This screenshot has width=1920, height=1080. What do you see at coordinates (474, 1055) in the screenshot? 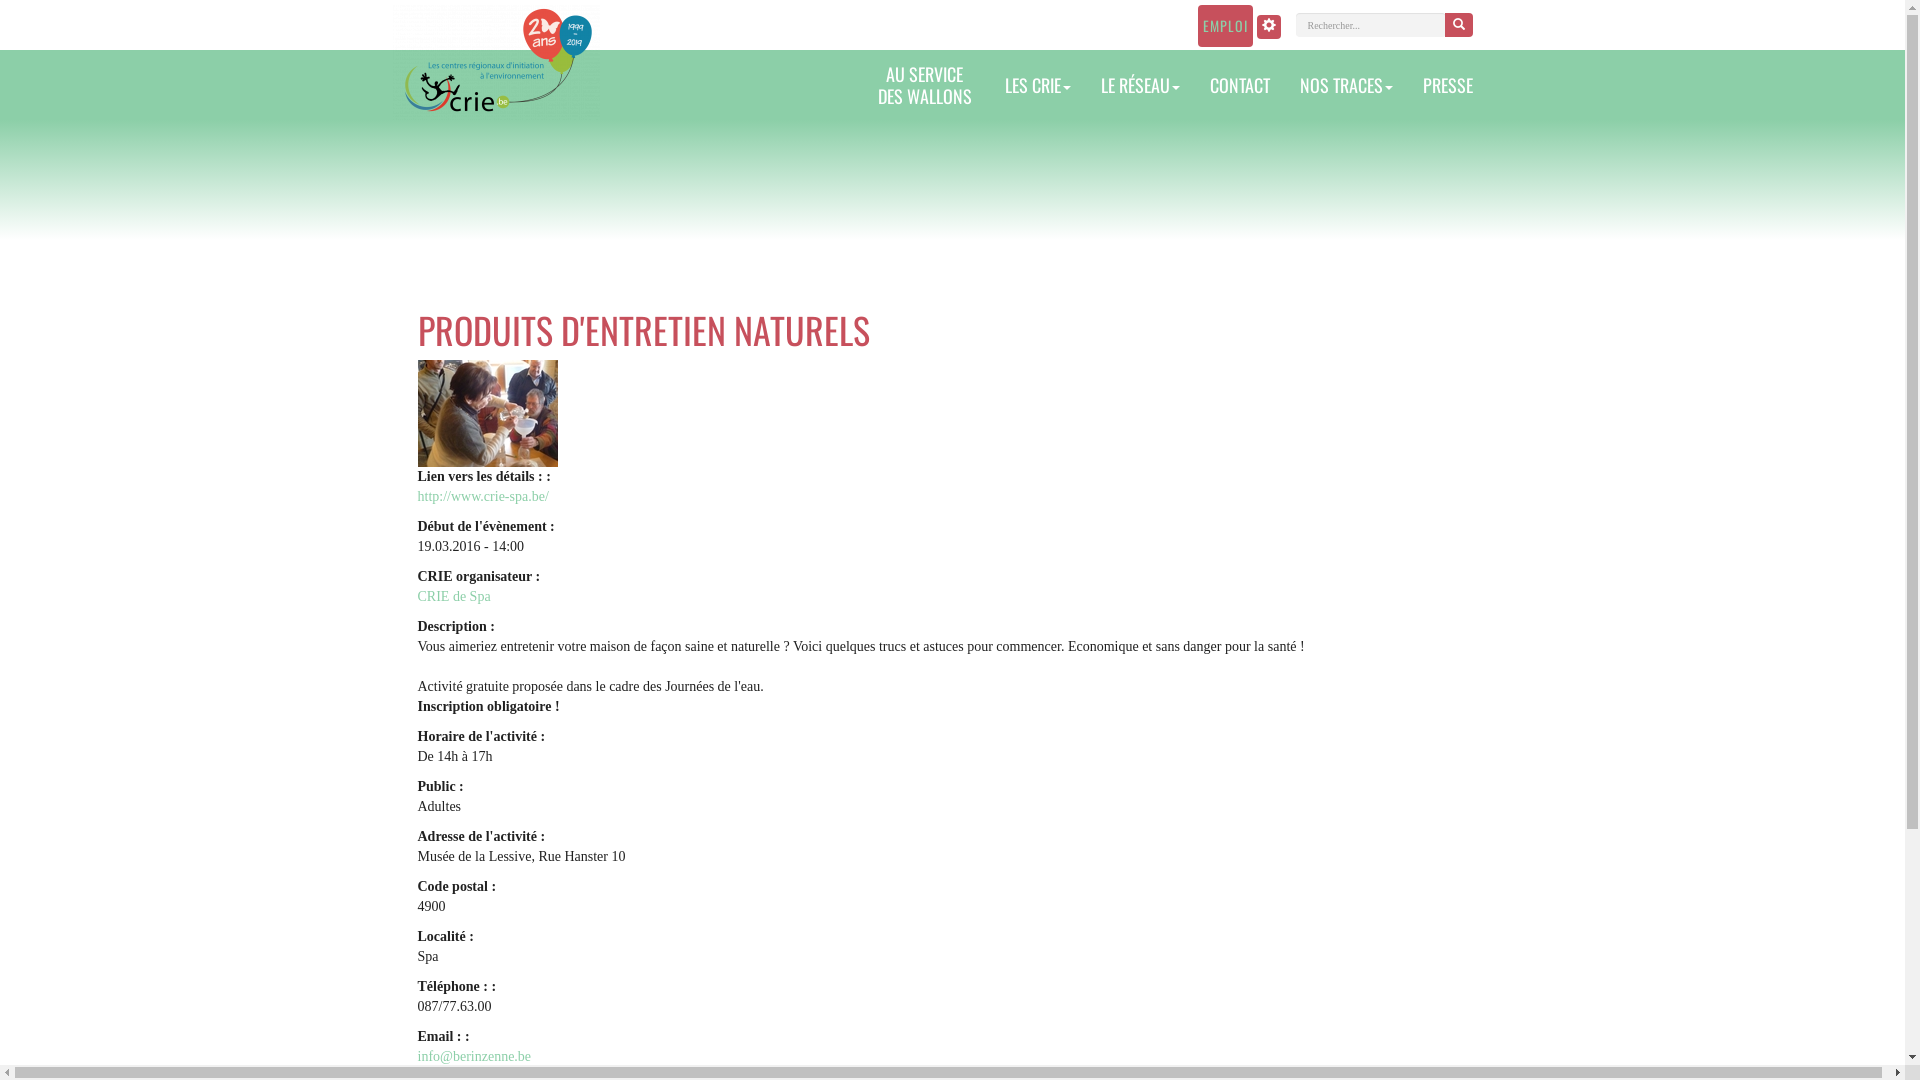
I see `'info@berinzenne.be'` at bounding box center [474, 1055].